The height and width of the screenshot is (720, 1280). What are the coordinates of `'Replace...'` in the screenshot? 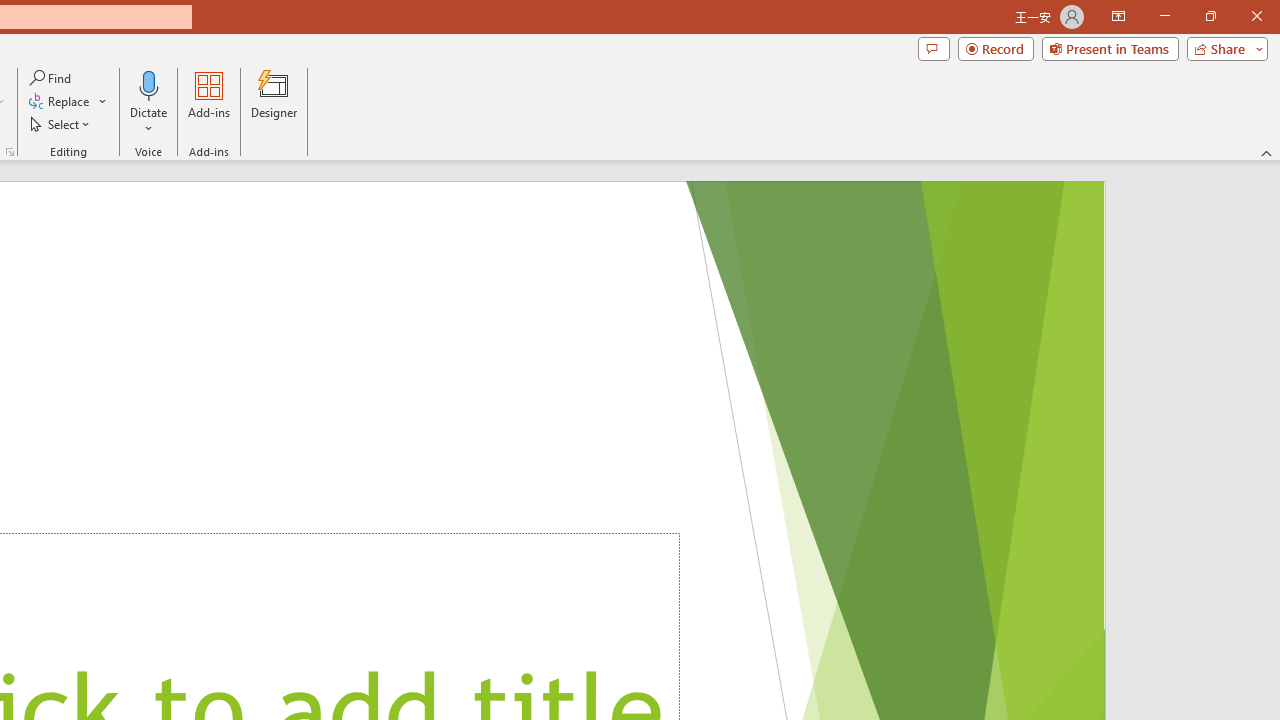 It's located at (69, 101).